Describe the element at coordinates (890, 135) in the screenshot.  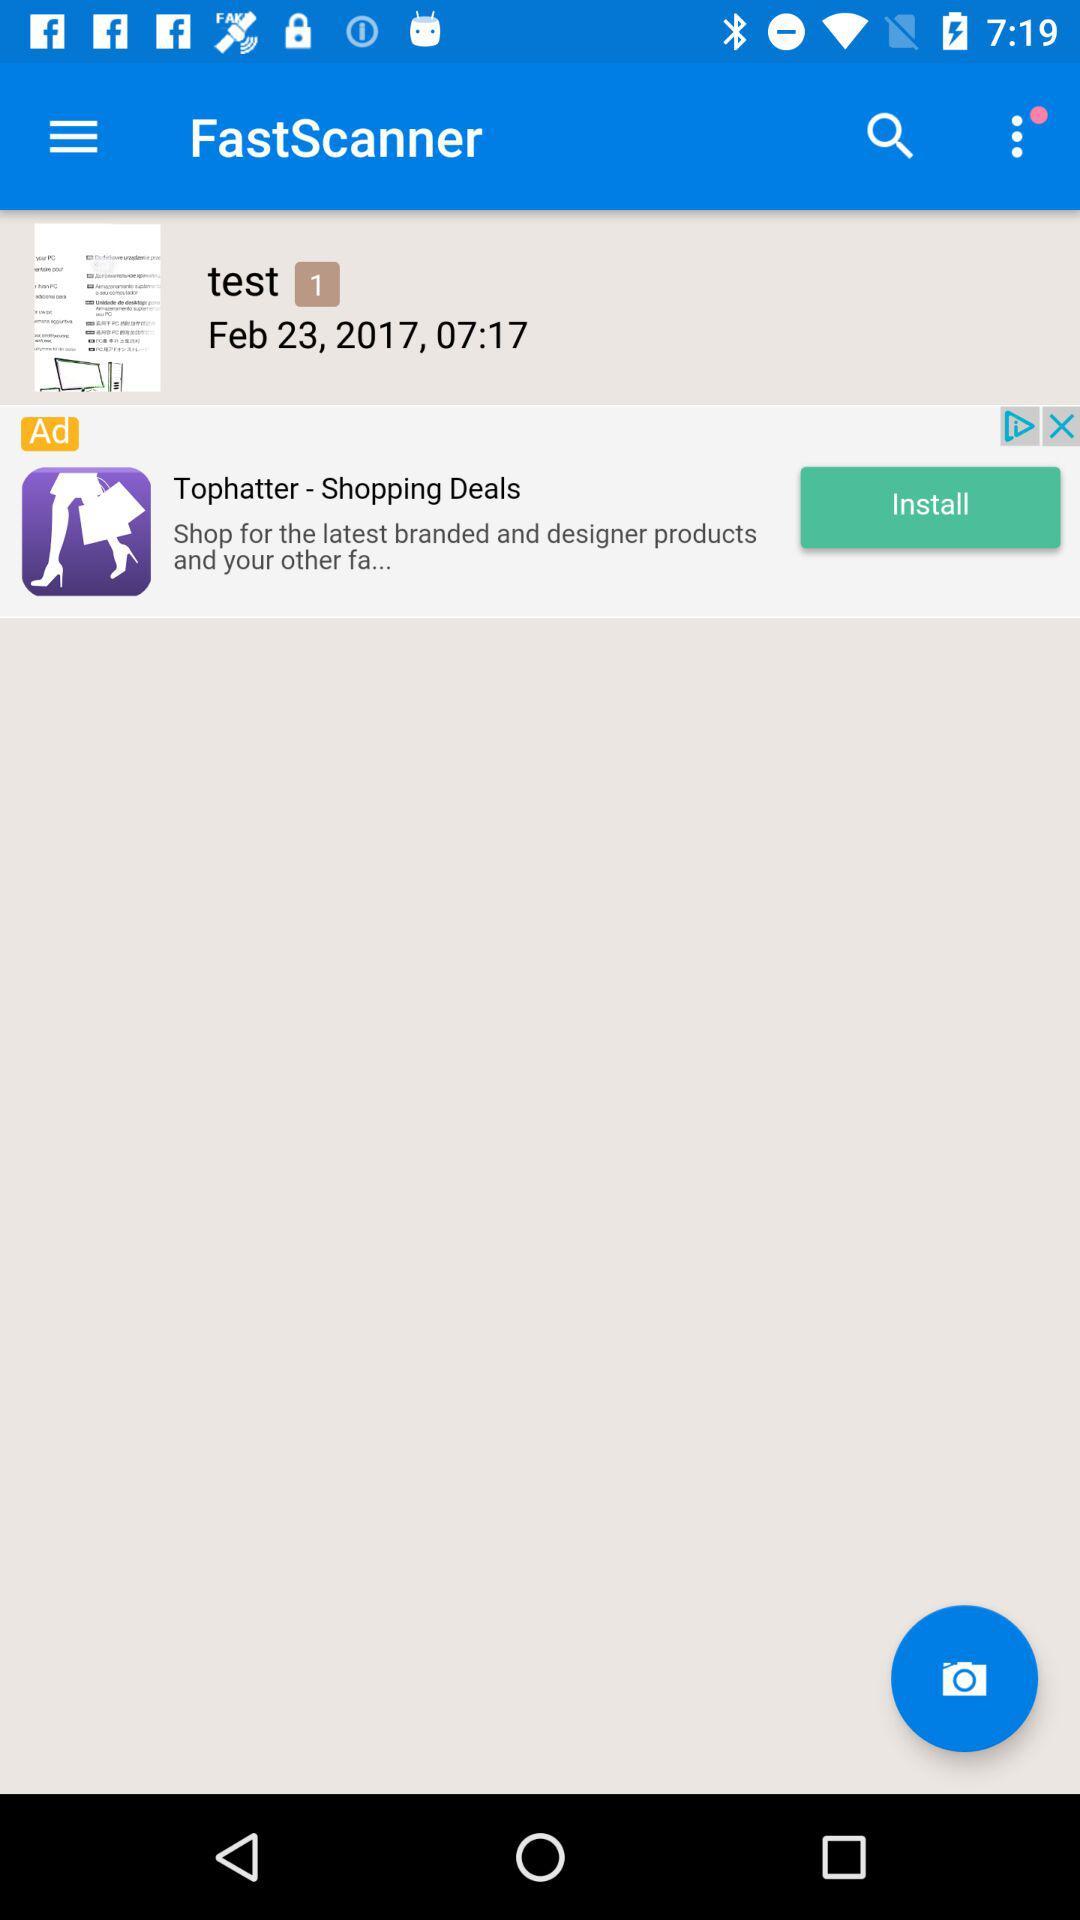
I see `initiate search` at that location.